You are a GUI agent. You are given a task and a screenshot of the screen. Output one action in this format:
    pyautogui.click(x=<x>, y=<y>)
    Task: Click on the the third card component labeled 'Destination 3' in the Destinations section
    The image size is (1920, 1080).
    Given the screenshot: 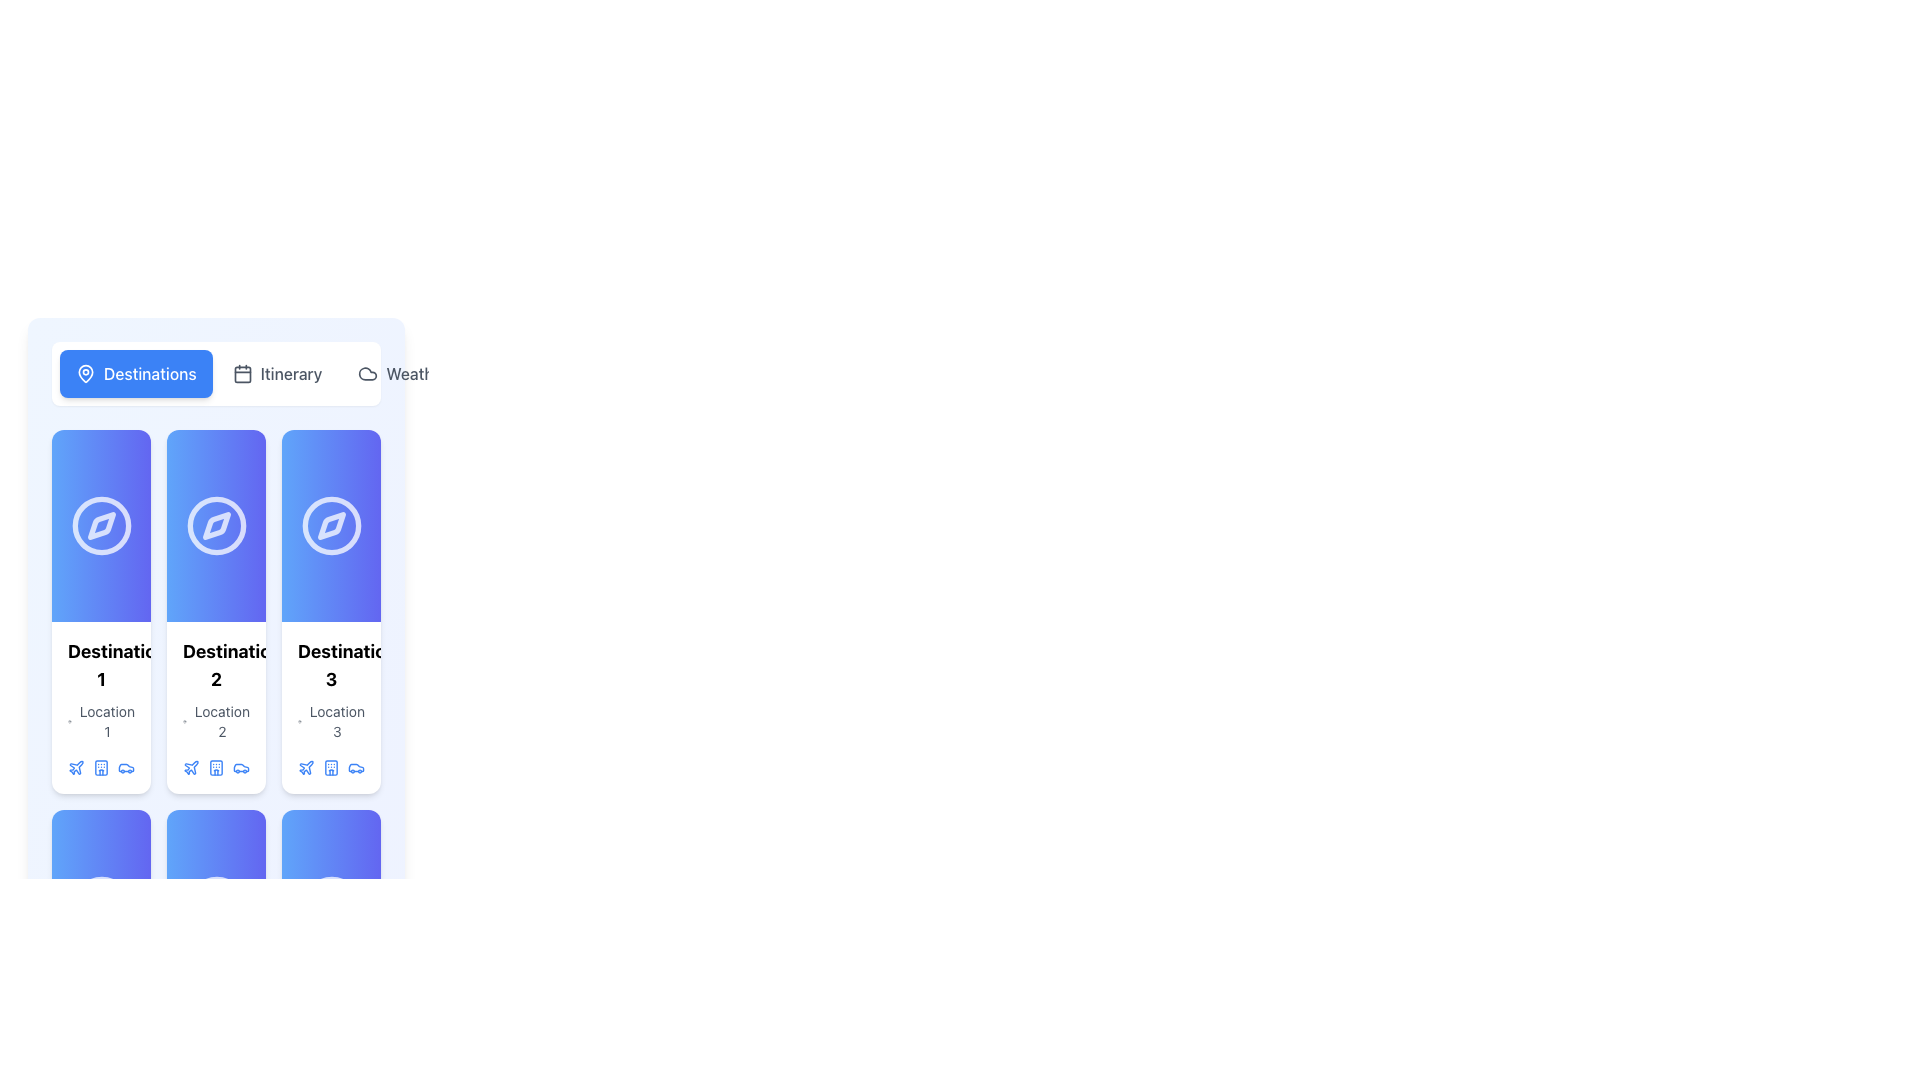 What is the action you would take?
    pyautogui.click(x=331, y=611)
    